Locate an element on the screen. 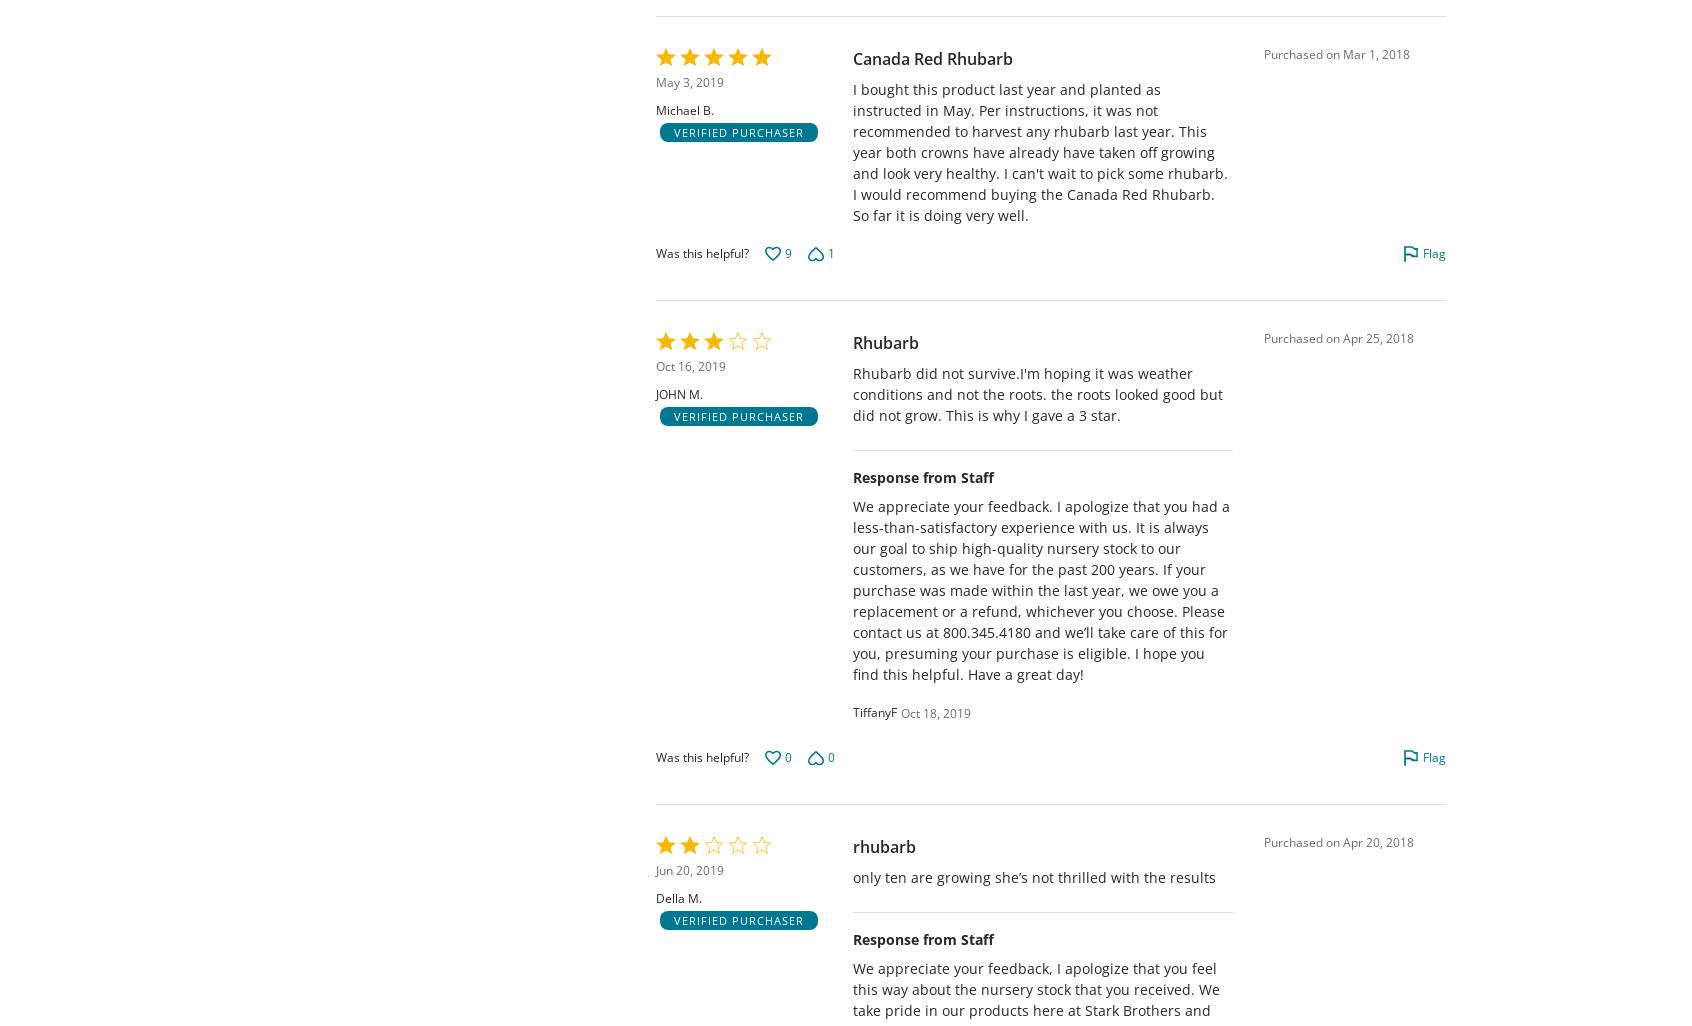 This screenshot has width=1692, height=1026. 'TiffanyF' is located at coordinates (873, 711).